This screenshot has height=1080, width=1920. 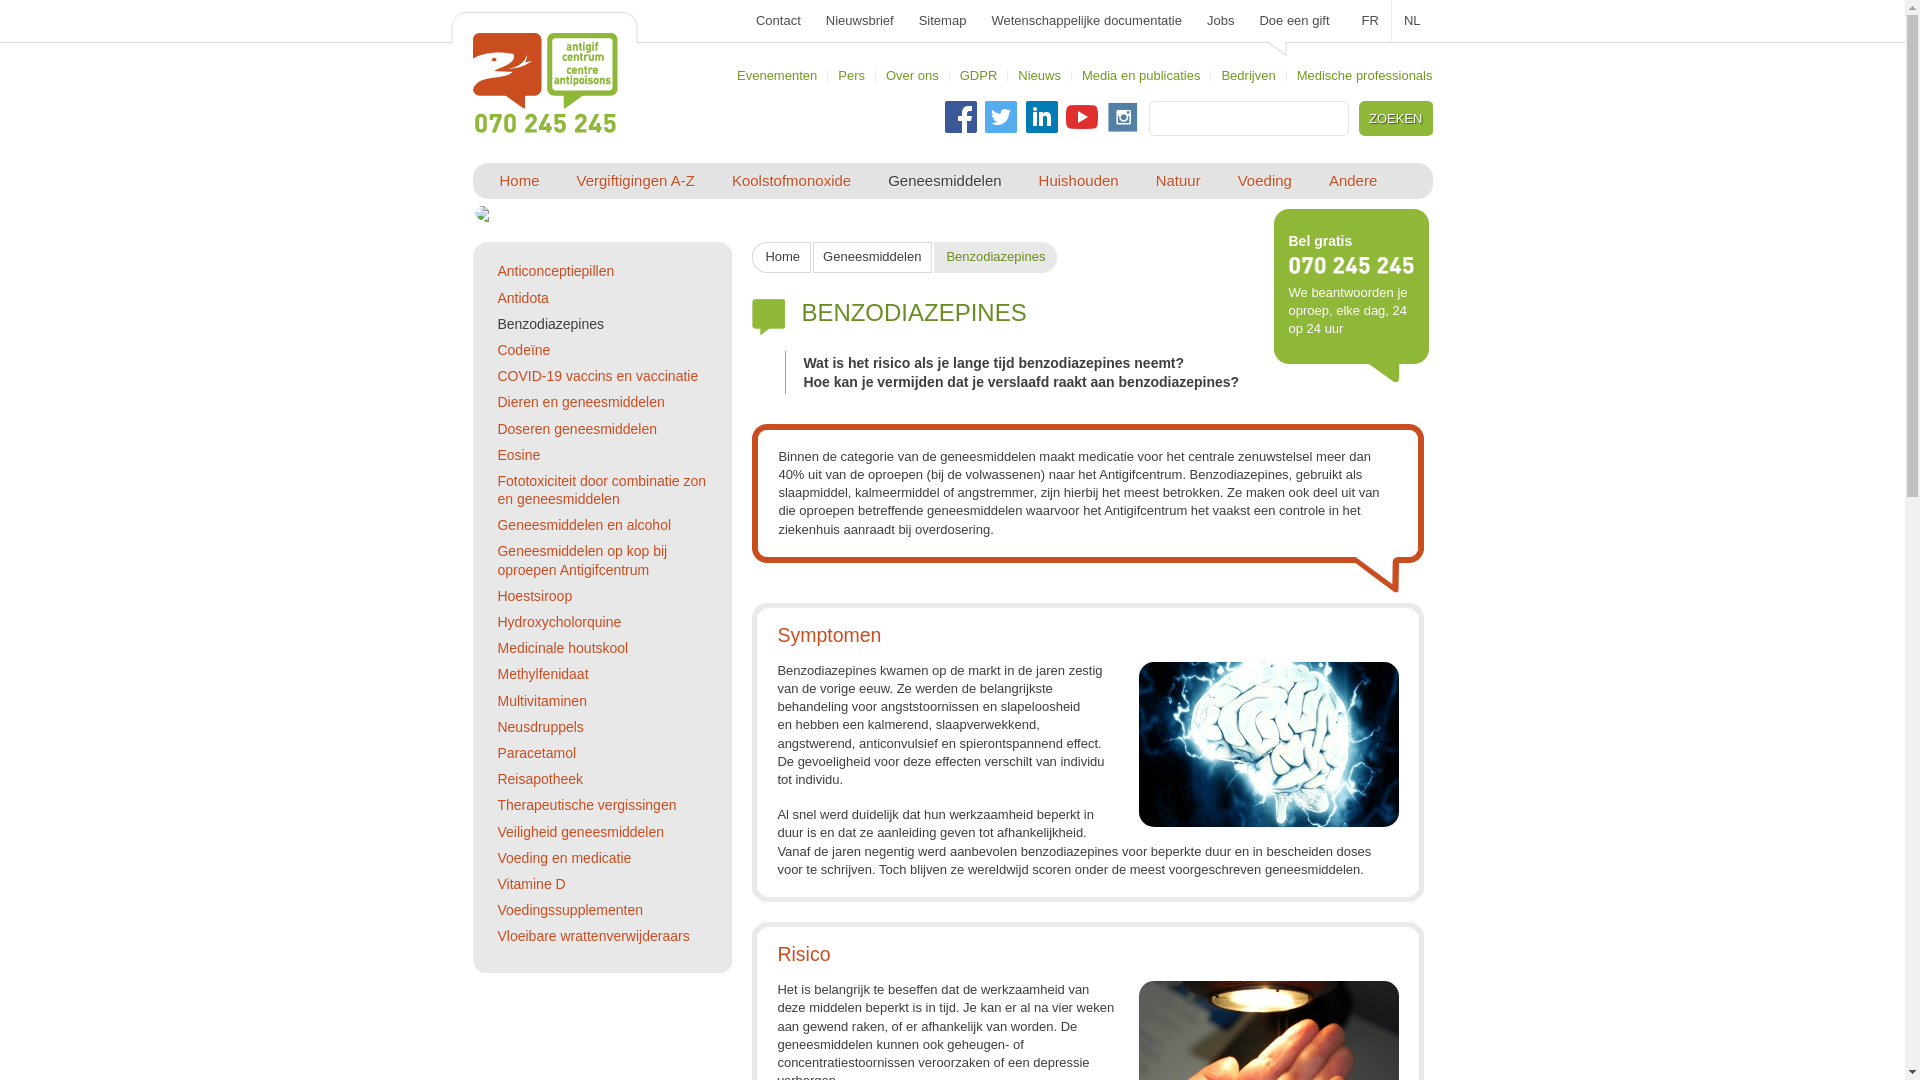 I want to click on 'Eosine', so click(x=518, y=455).